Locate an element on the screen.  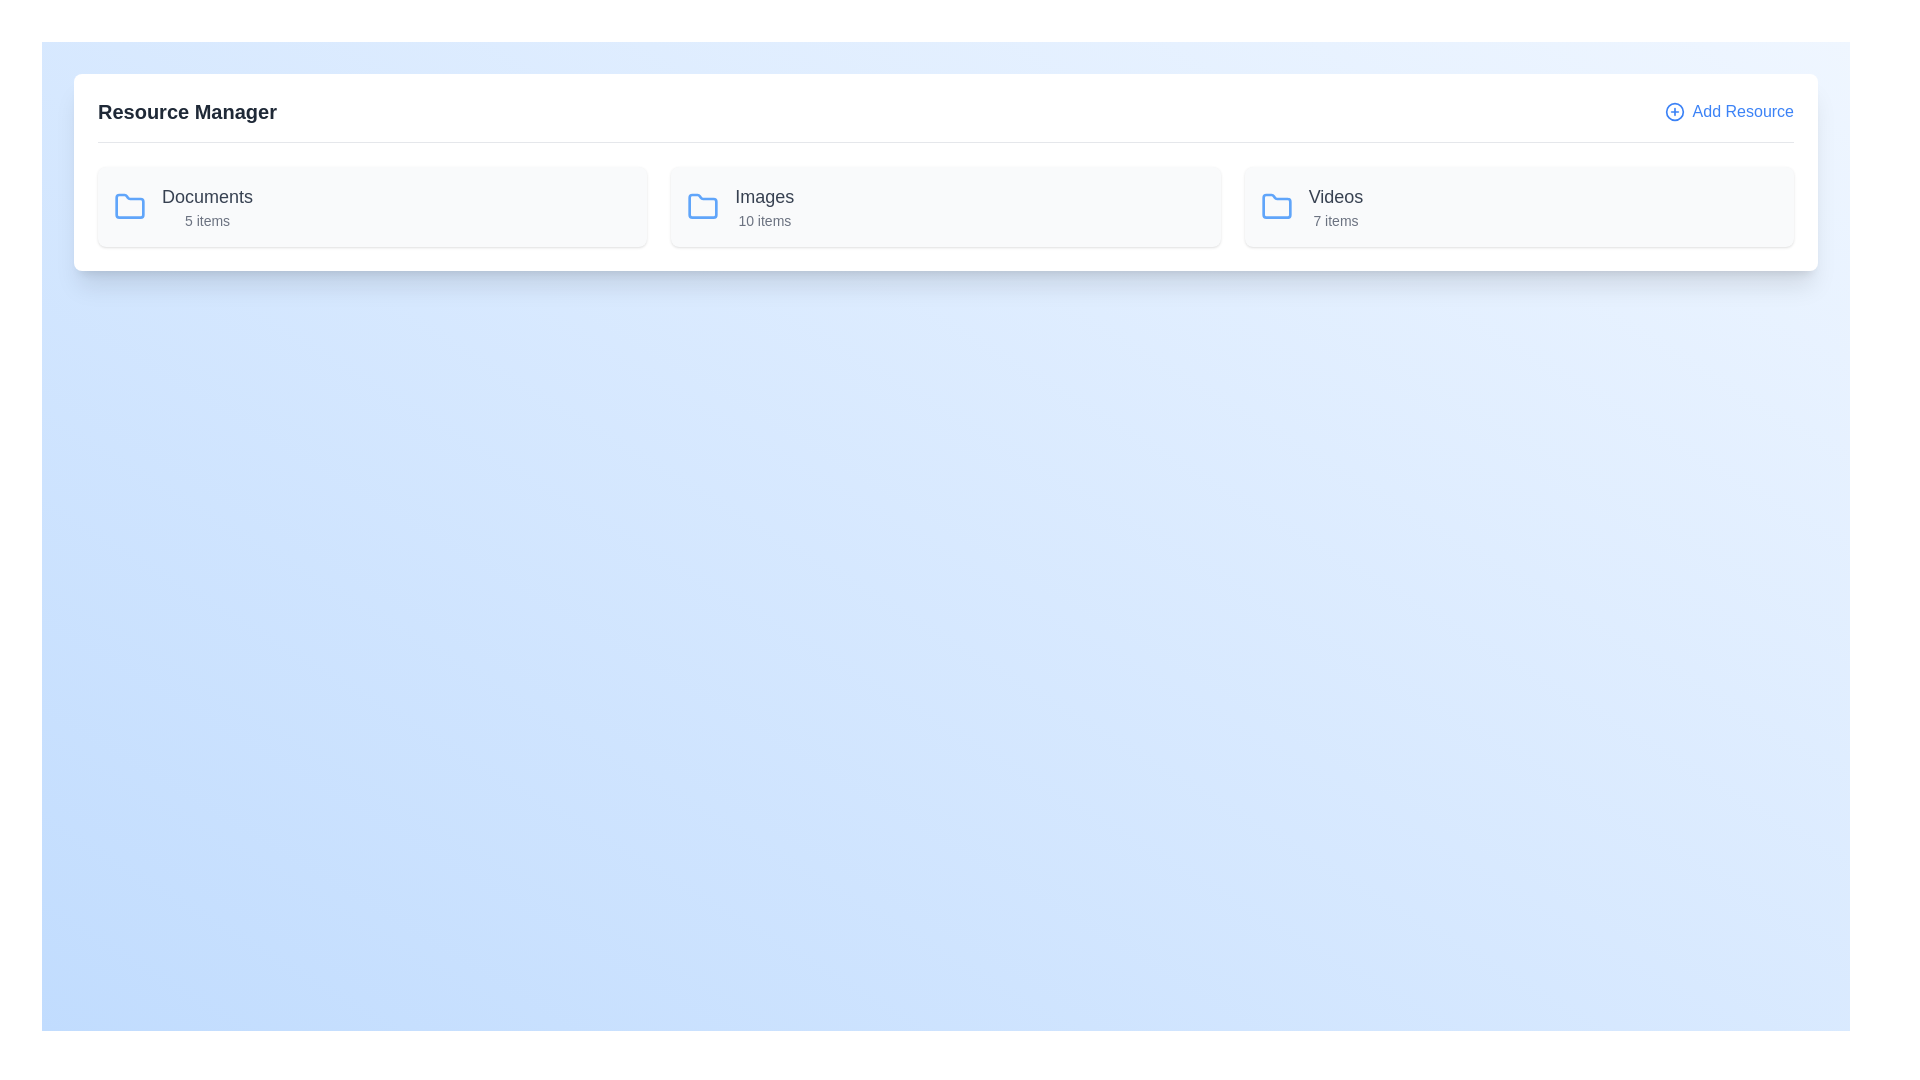
the text label displaying supplementary information about the number of items in the 'Documents' category, located within the 'Resource Manager' section is located at coordinates (207, 220).